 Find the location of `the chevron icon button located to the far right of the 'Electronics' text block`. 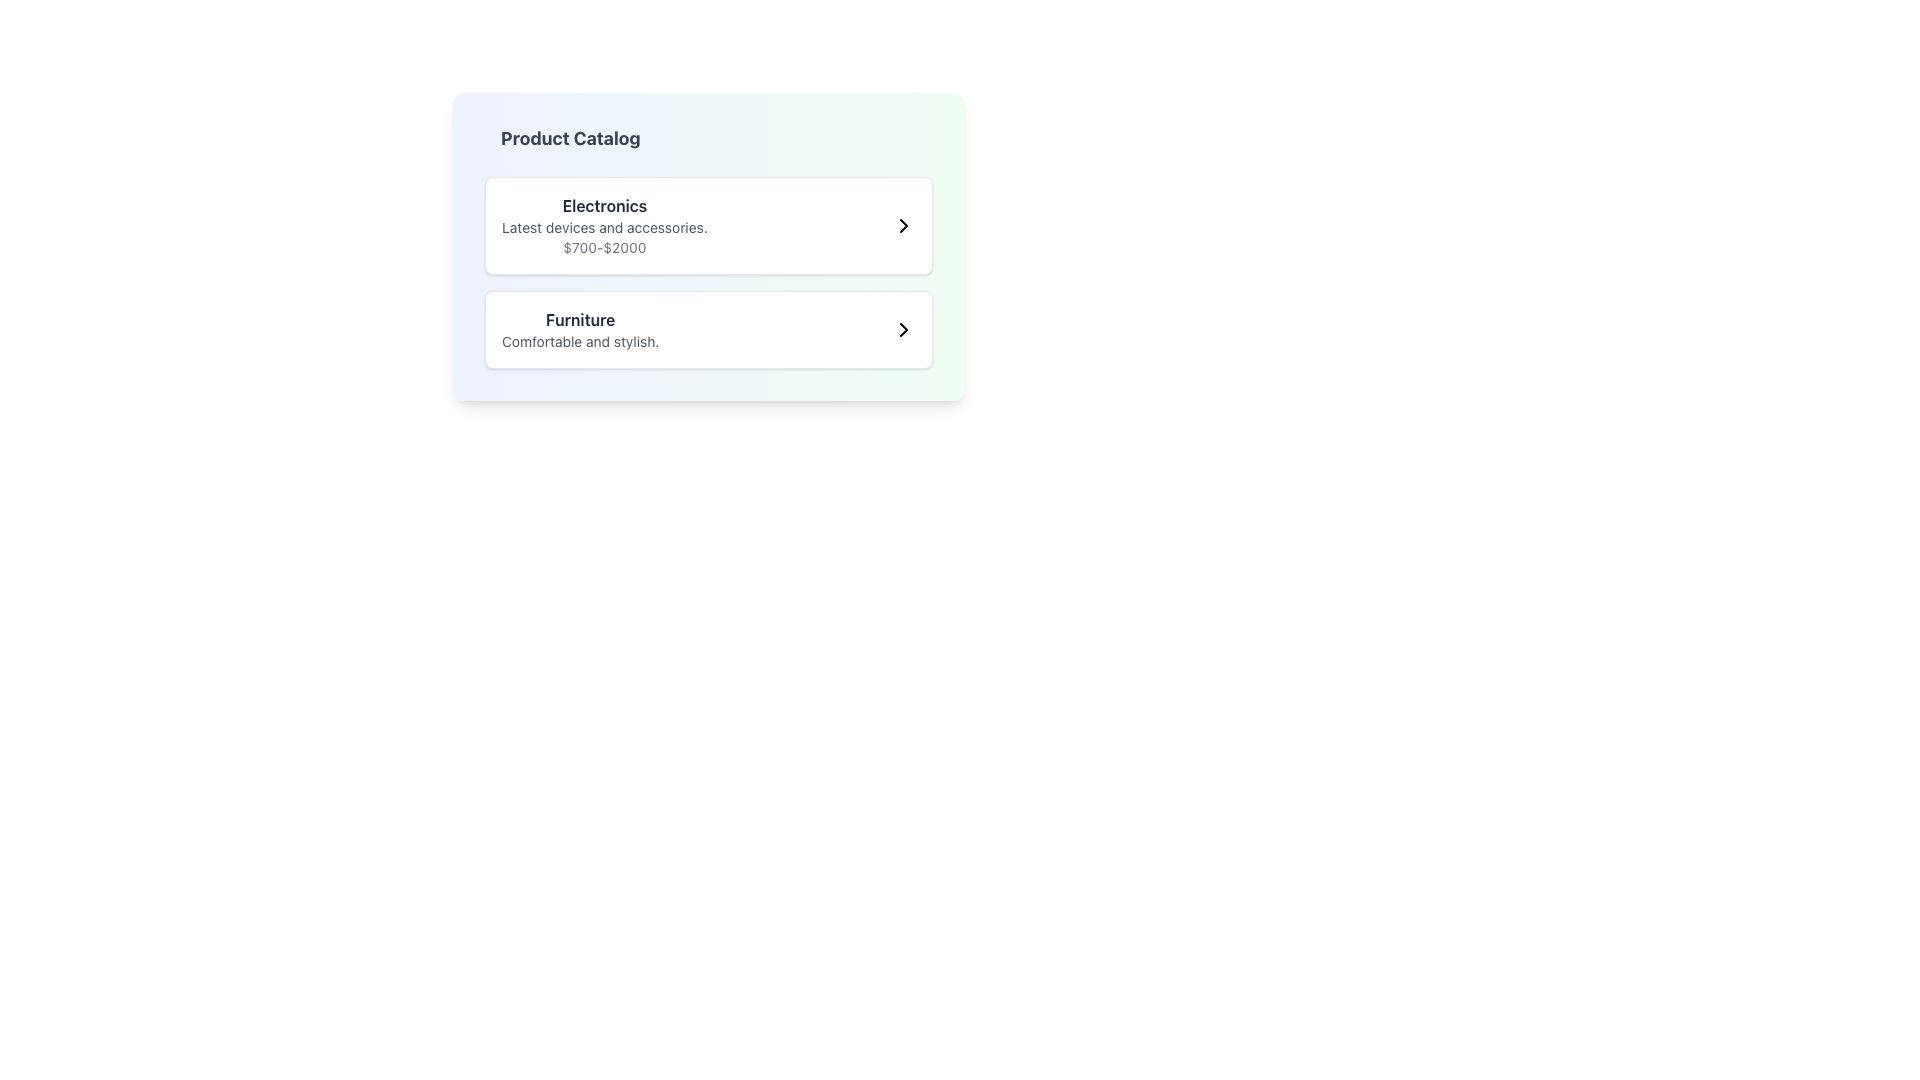

the chevron icon button located to the far right of the 'Electronics' text block is located at coordinates (902, 225).